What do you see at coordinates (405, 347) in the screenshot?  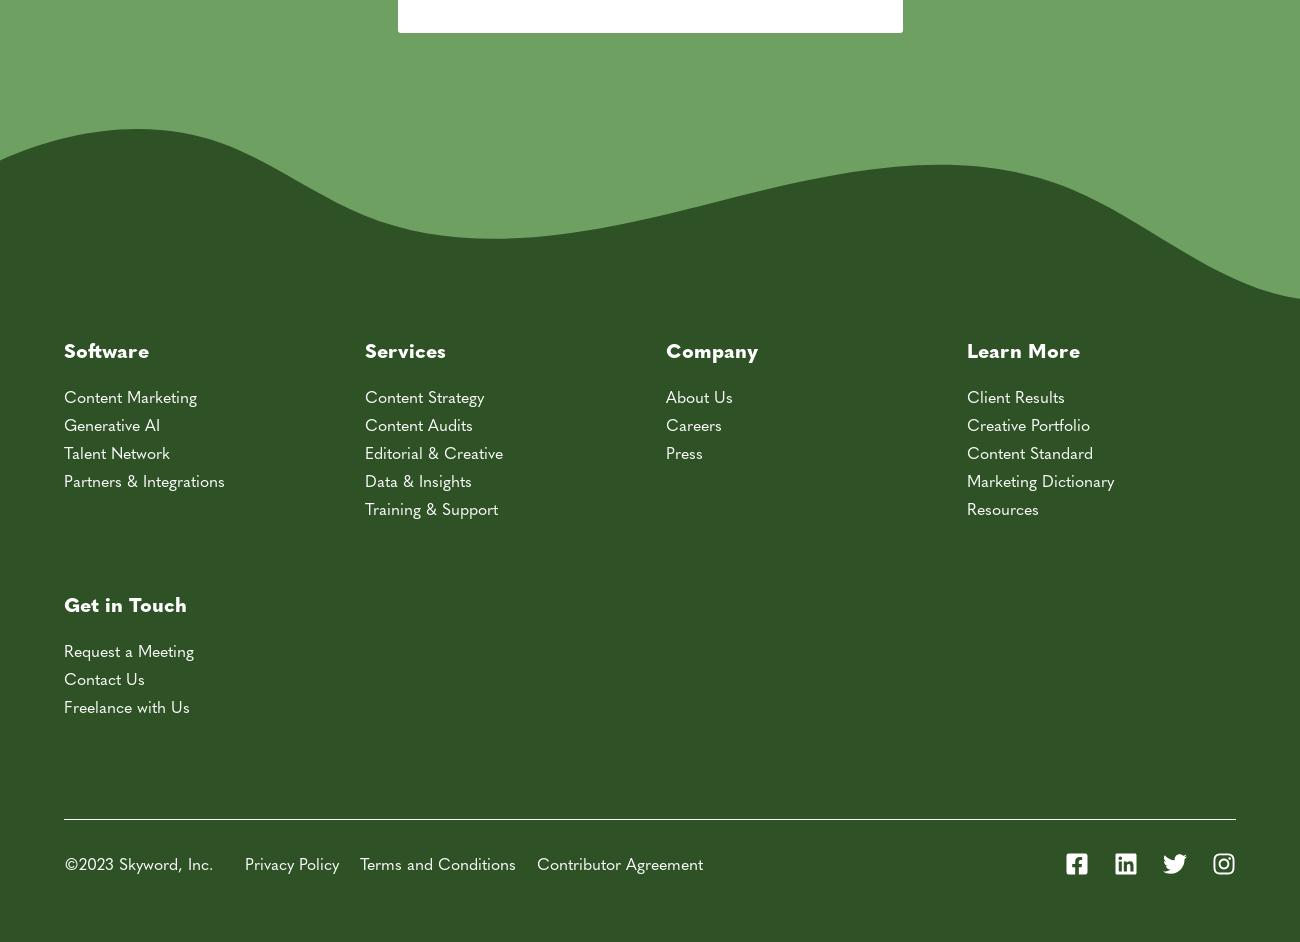 I see `'Services'` at bounding box center [405, 347].